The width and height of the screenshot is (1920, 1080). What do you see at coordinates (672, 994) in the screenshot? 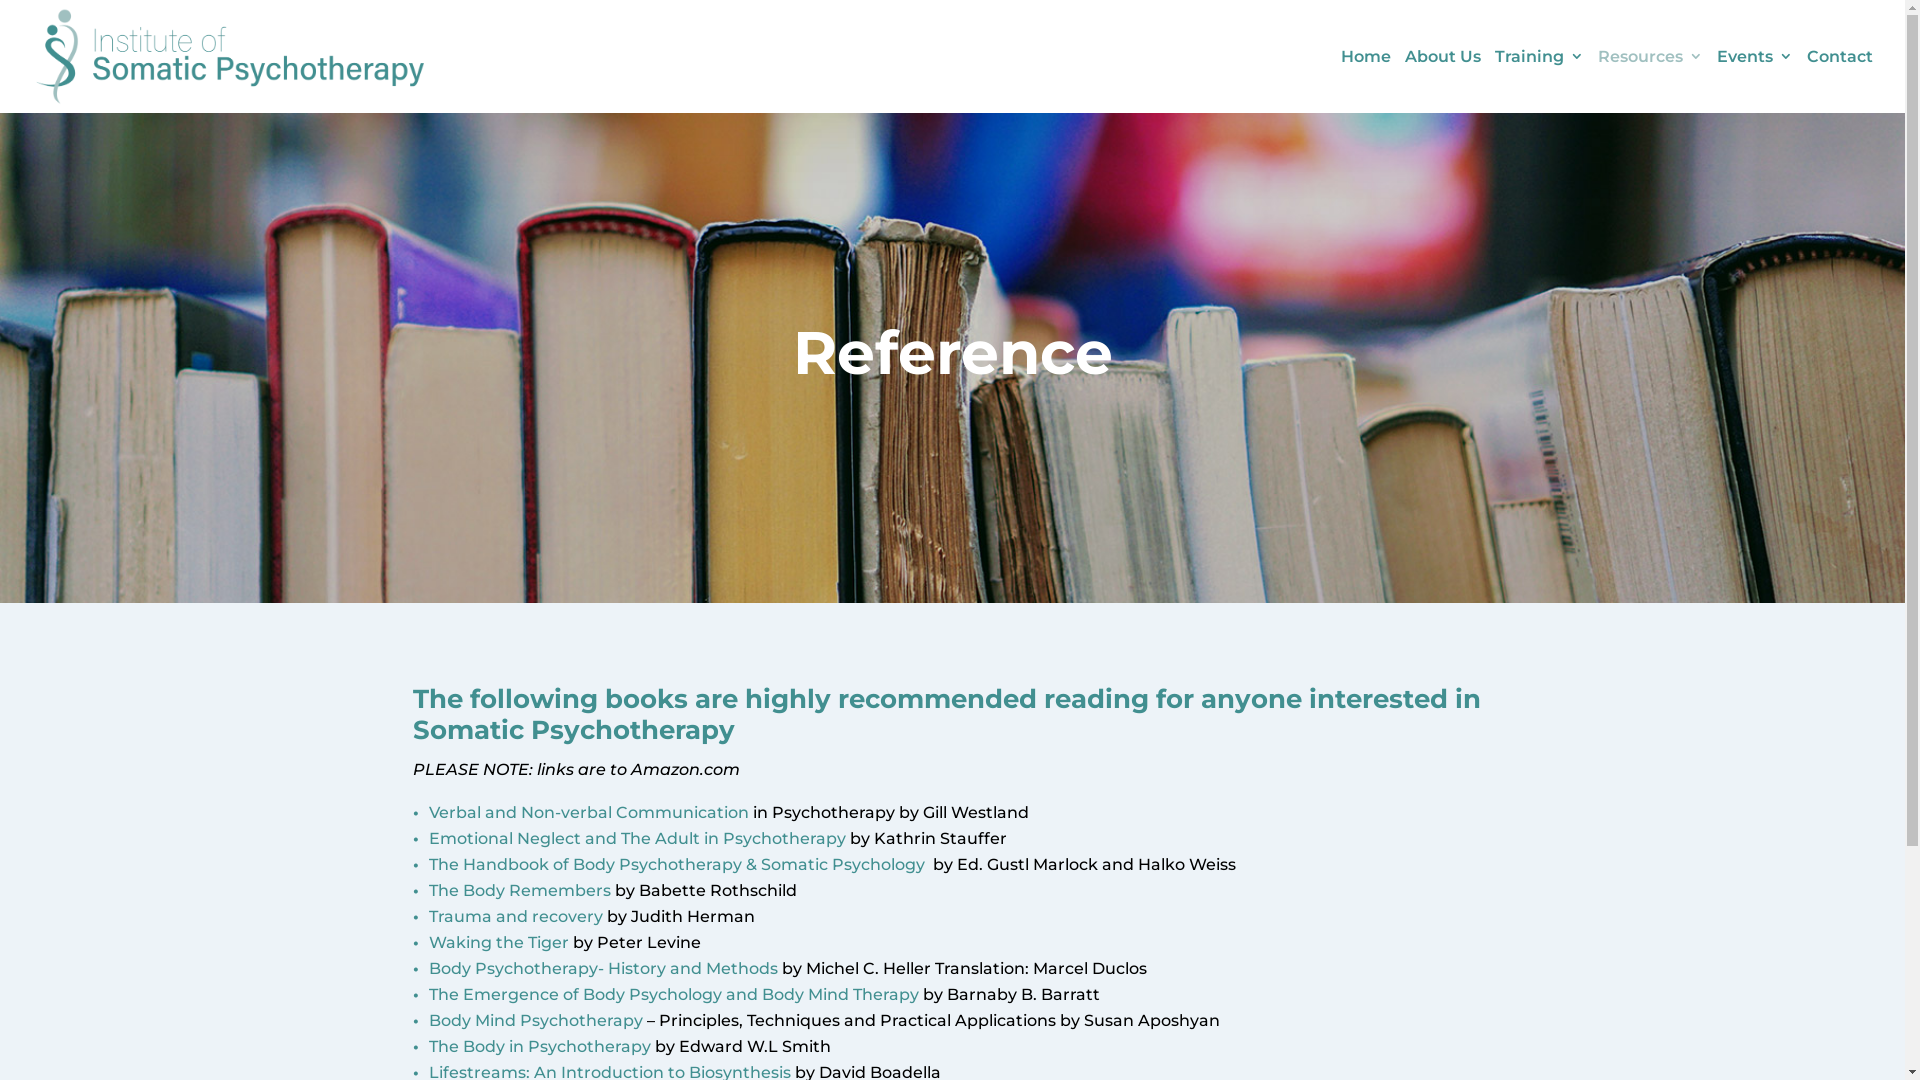
I see `'The Emergence of Body Psychology and Body Mind Therapy'` at bounding box center [672, 994].